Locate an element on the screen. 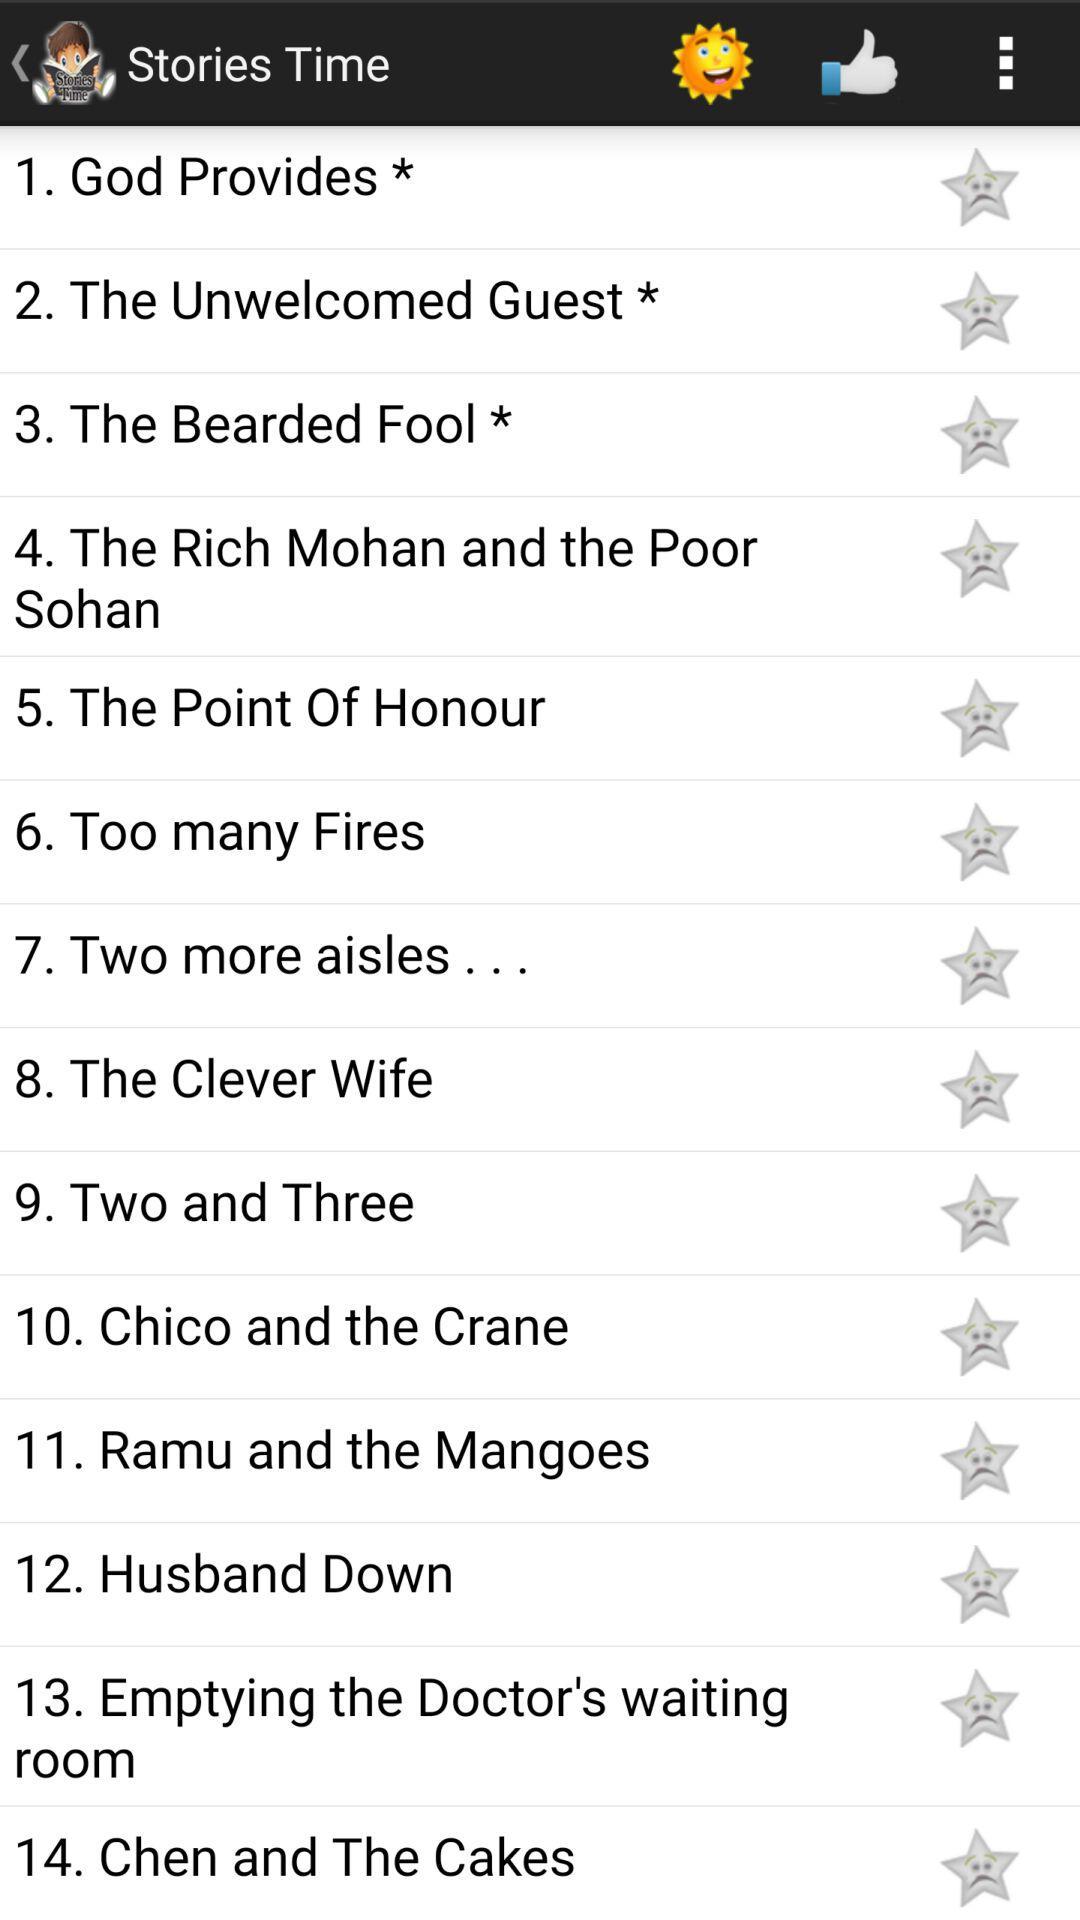  bookmark the story is located at coordinates (978, 965).